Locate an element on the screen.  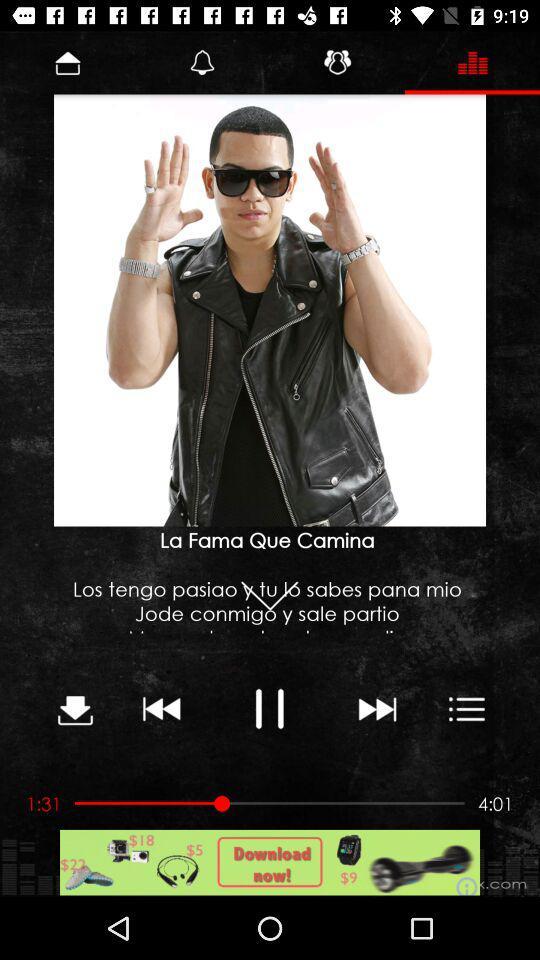
the image is located at coordinates (270, 311).